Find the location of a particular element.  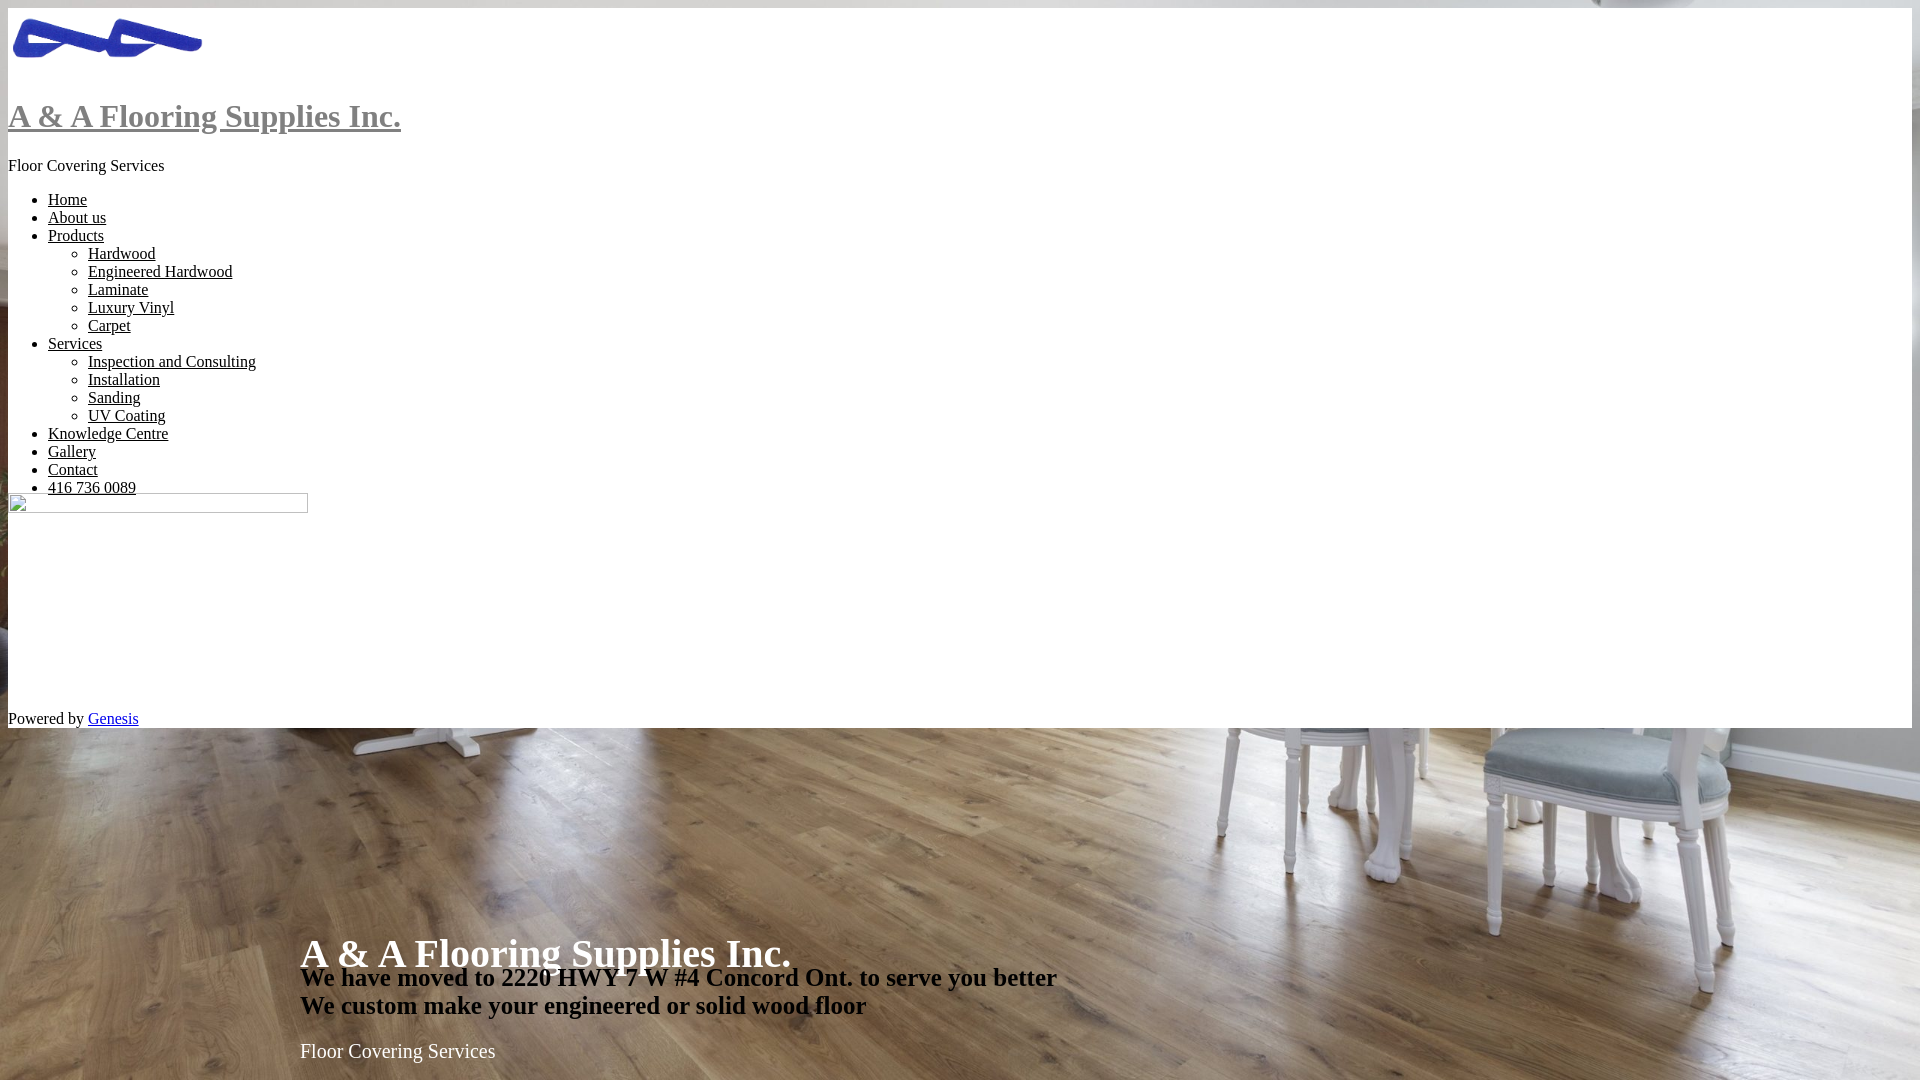

'Sanding' is located at coordinates (113, 397).